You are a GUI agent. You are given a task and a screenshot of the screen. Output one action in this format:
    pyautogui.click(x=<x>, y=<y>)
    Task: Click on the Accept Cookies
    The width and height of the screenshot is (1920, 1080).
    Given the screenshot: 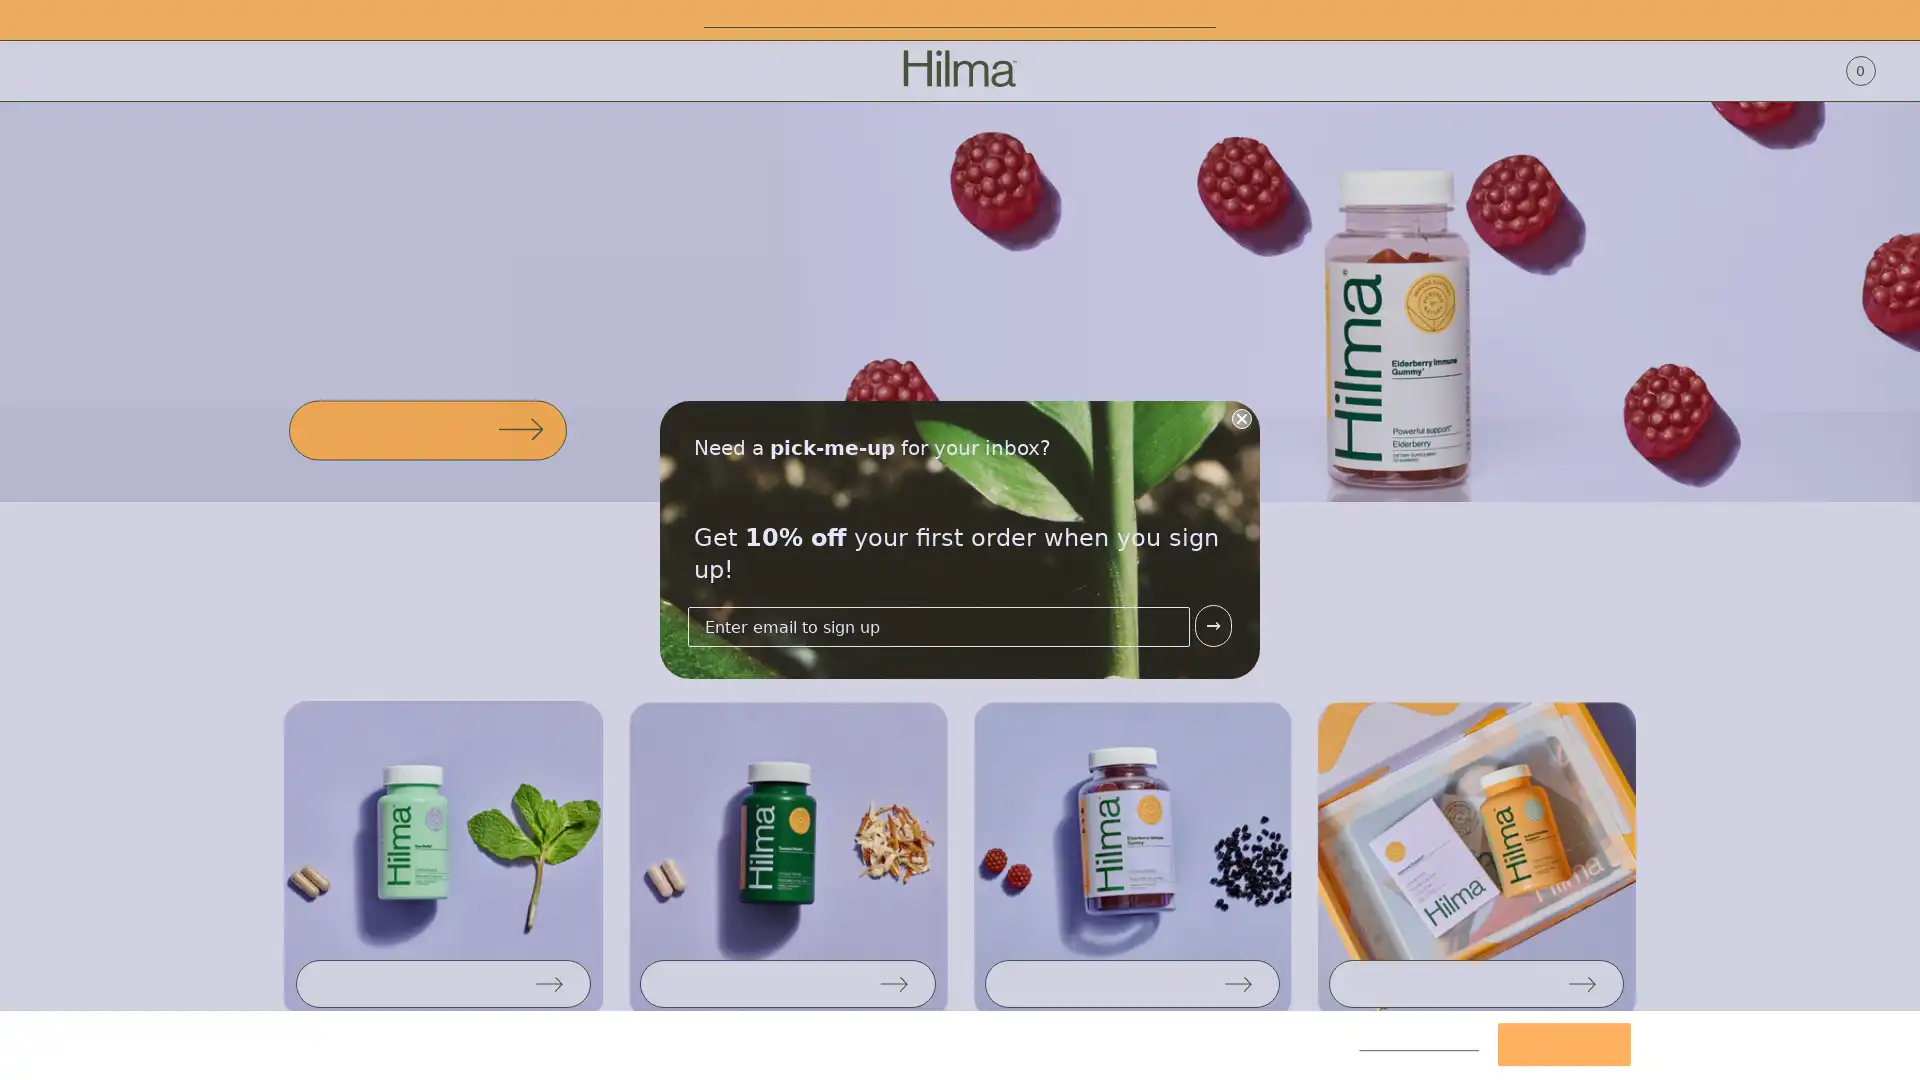 What is the action you would take?
    pyautogui.click(x=1560, y=1052)
    